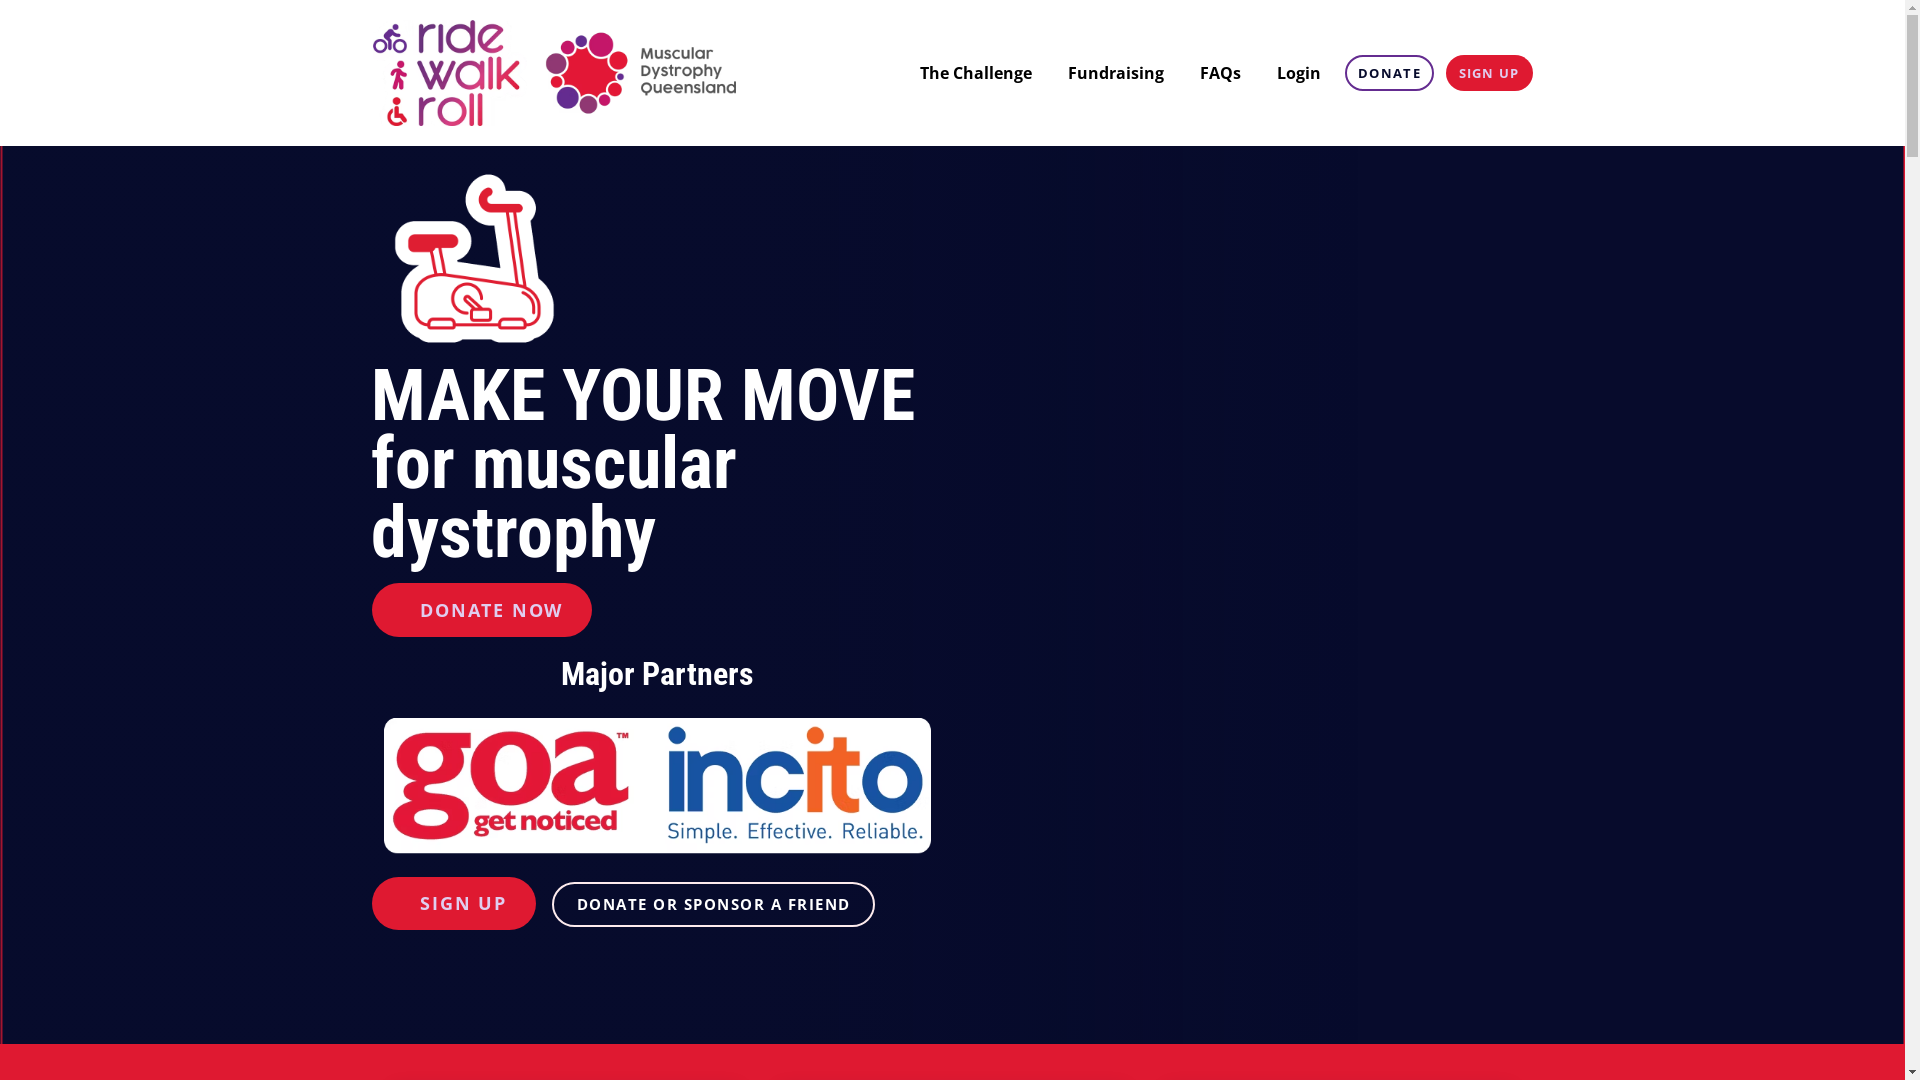 The image size is (1920, 1080). Describe the element at coordinates (1264, 72) in the screenshot. I see `'Login'` at that location.